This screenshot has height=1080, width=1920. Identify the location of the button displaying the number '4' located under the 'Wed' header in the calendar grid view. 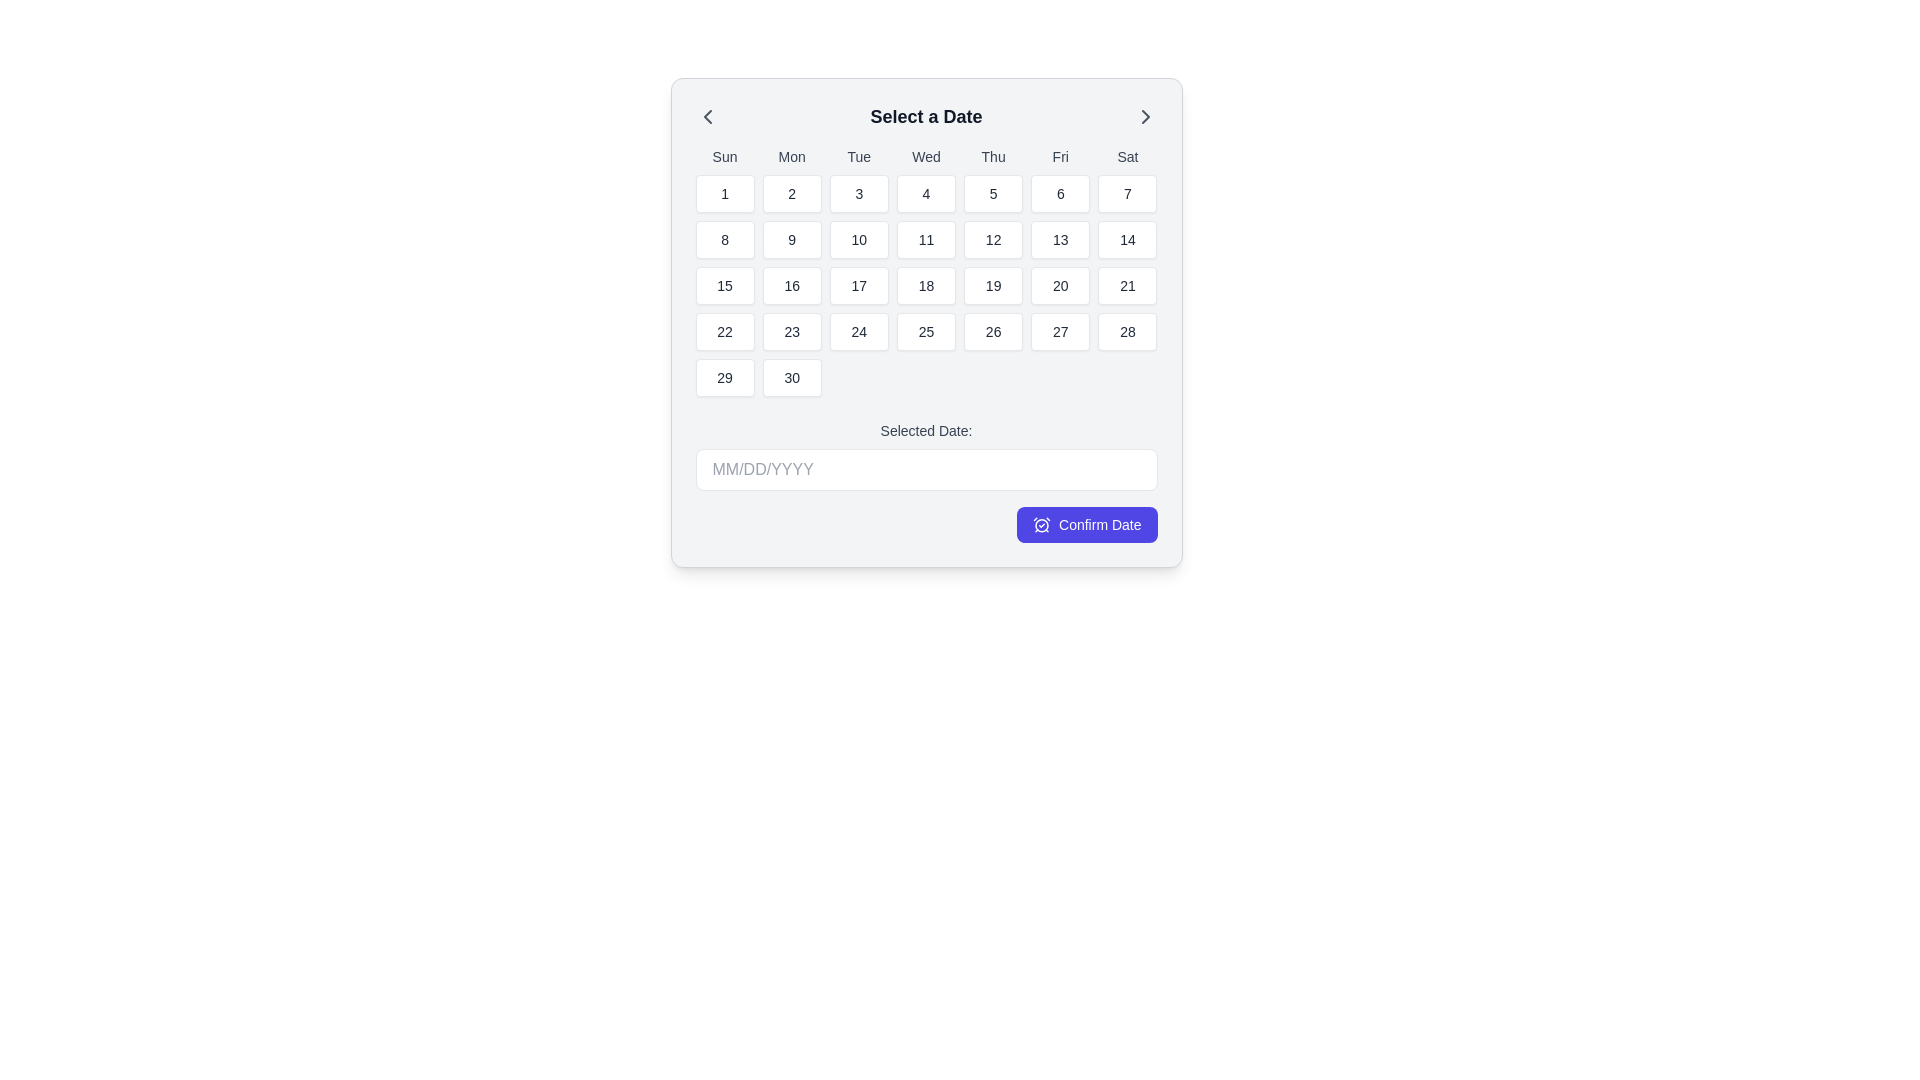
(925, 193).